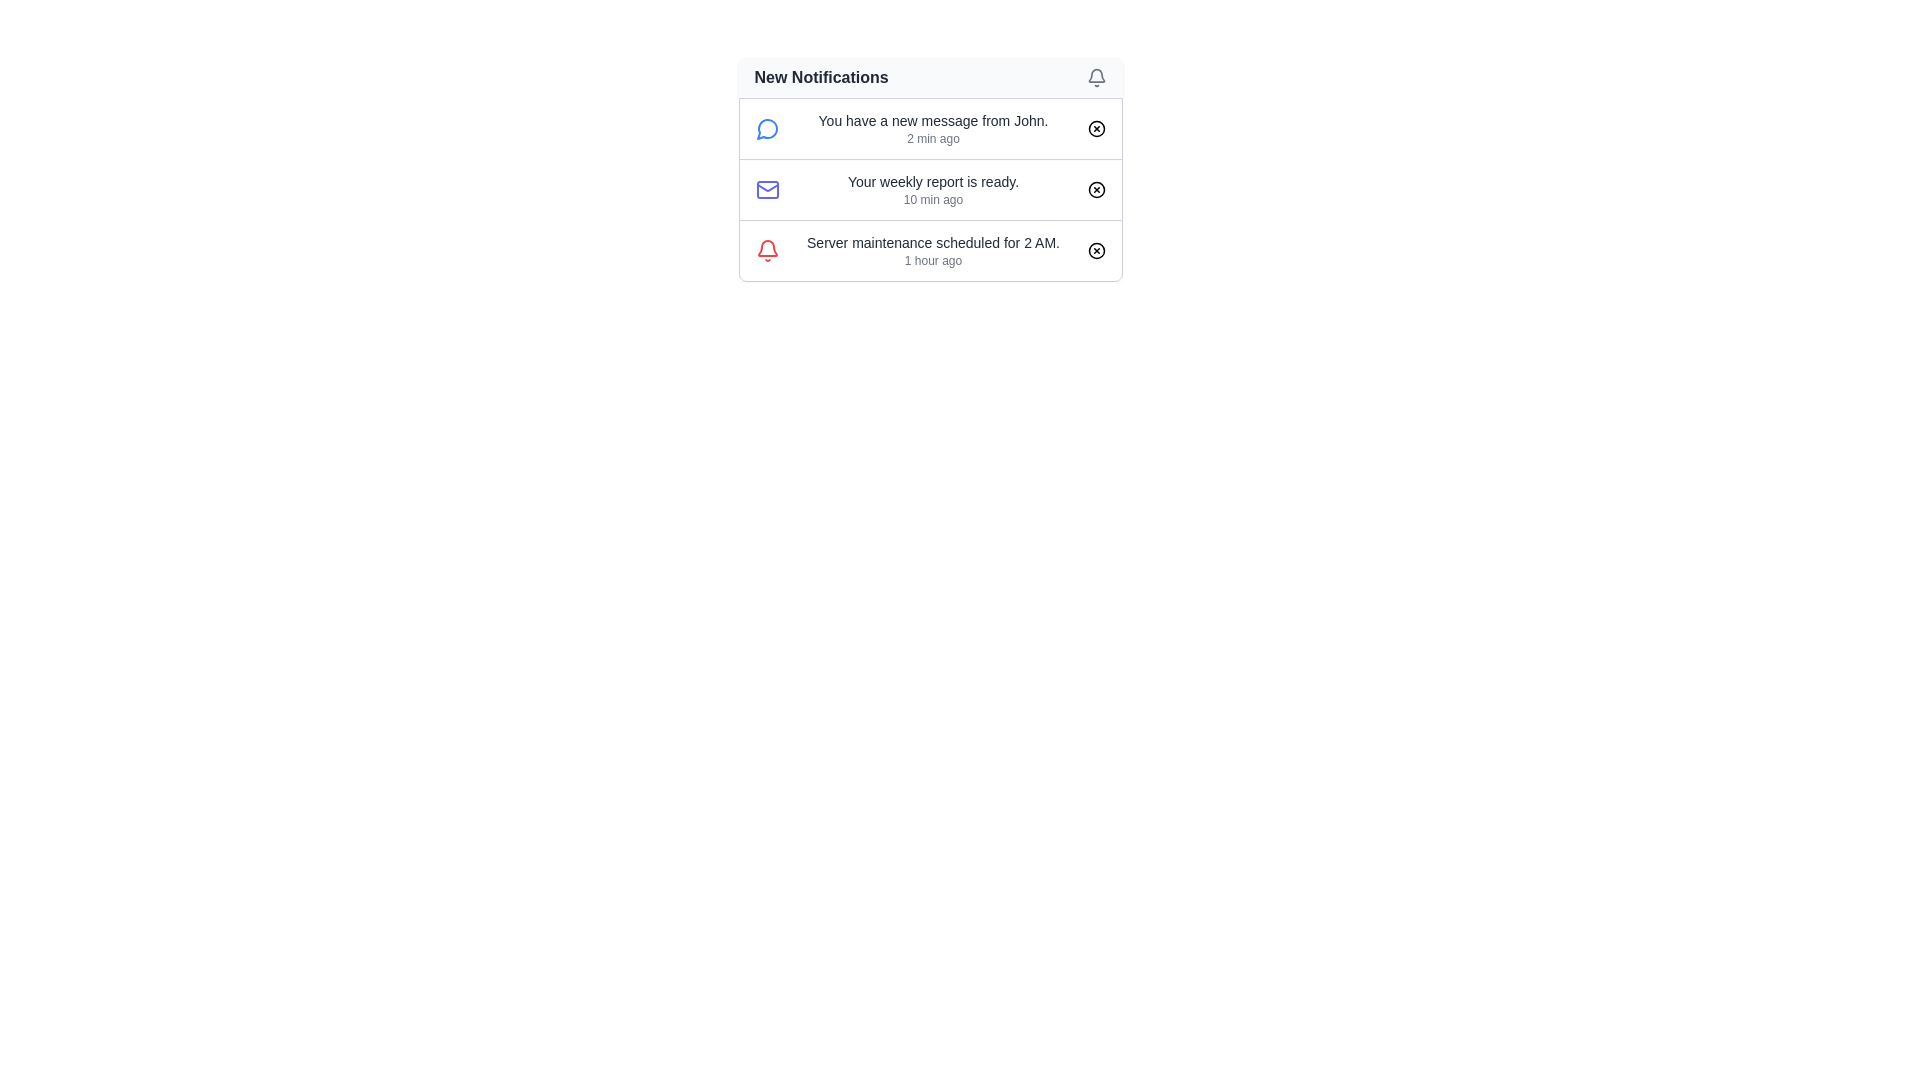 The image size is (1920, 1080). Describe the element at coordinates (1095, 76) in the screenshot. I see `the bell-shaped icon located in the upper right section of the 'New Notifications' panel, which indicates notifications or provides access to notification-related actions` at that location.